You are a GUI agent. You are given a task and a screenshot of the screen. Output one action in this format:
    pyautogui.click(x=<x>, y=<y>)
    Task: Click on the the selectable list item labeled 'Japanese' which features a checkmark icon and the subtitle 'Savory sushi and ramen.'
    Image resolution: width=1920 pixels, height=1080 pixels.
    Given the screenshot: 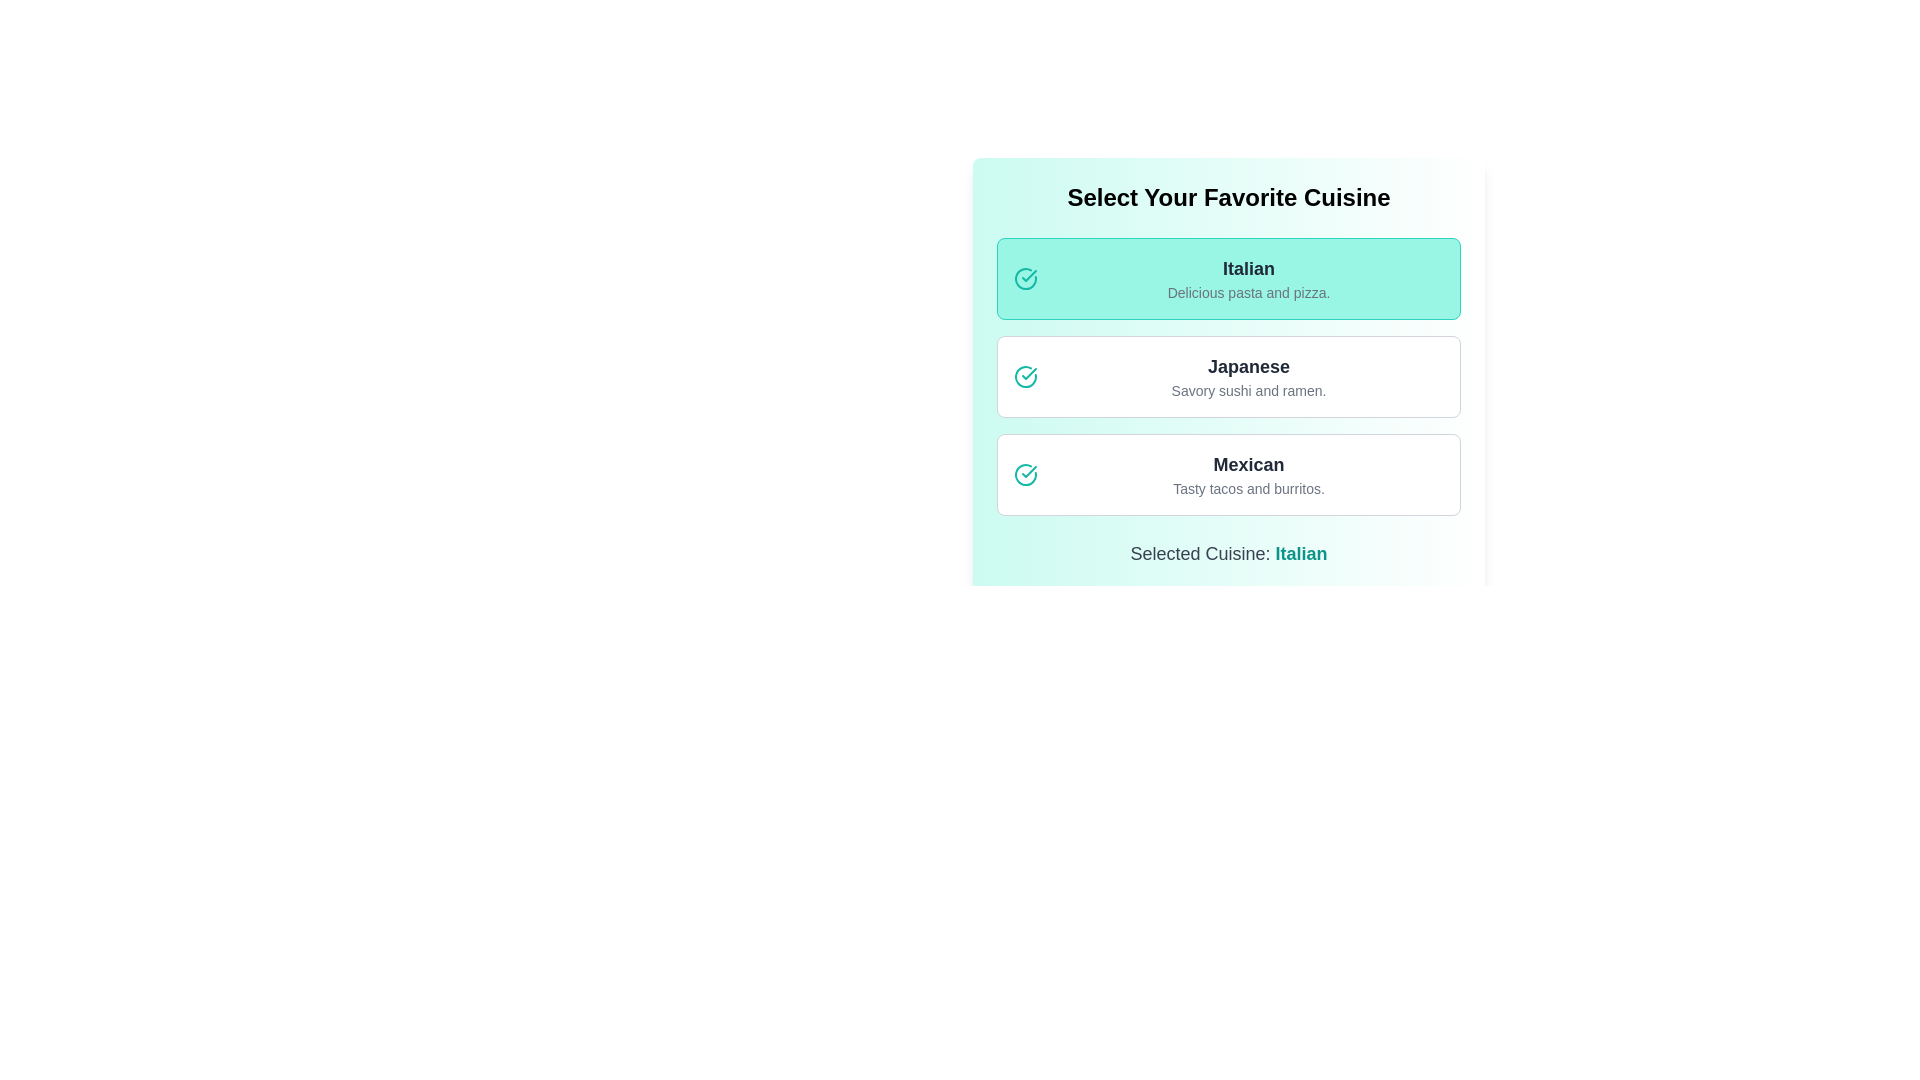 What is the action you would take?
    pyautogui.click(x=1227, y=377)
    